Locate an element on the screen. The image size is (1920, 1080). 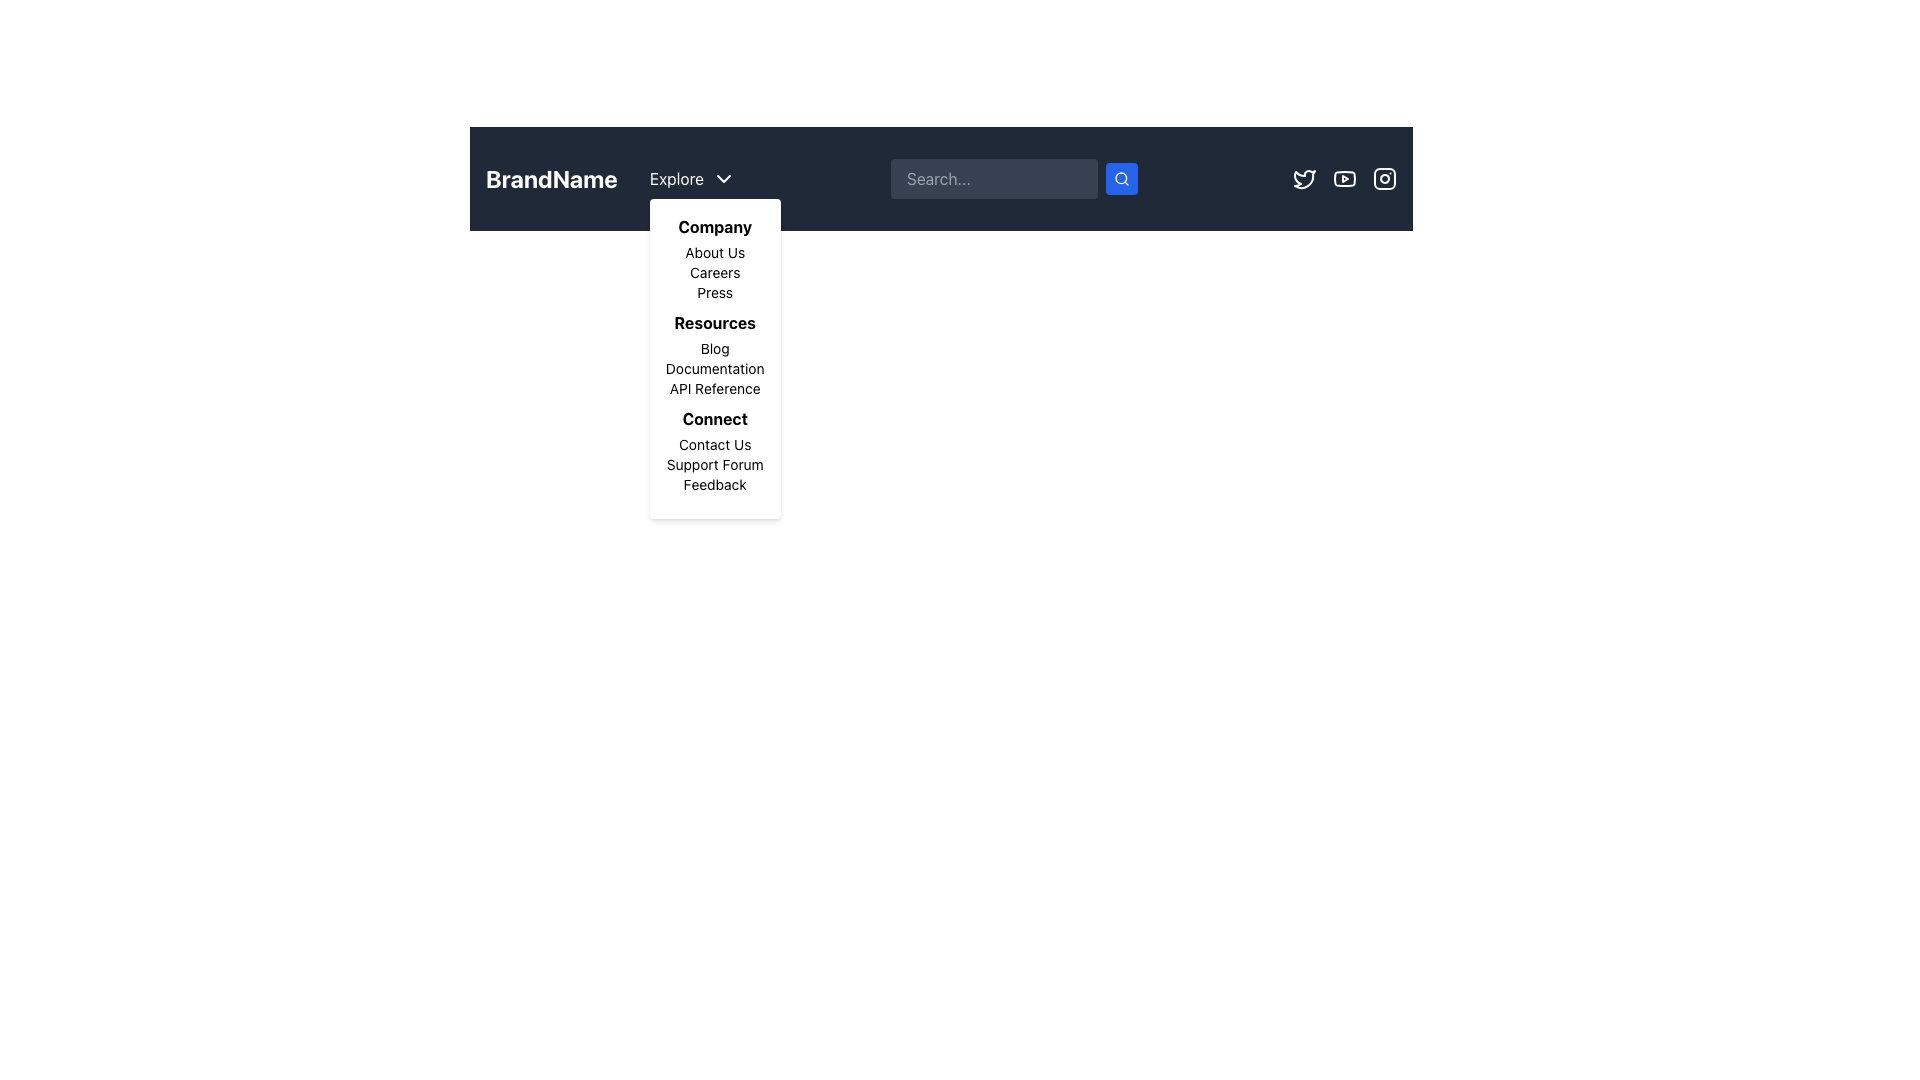
the 'About Us' hyperlink located in the dropdown menu under the 'Company' heading to underline it is located at coordinates (715, 252).